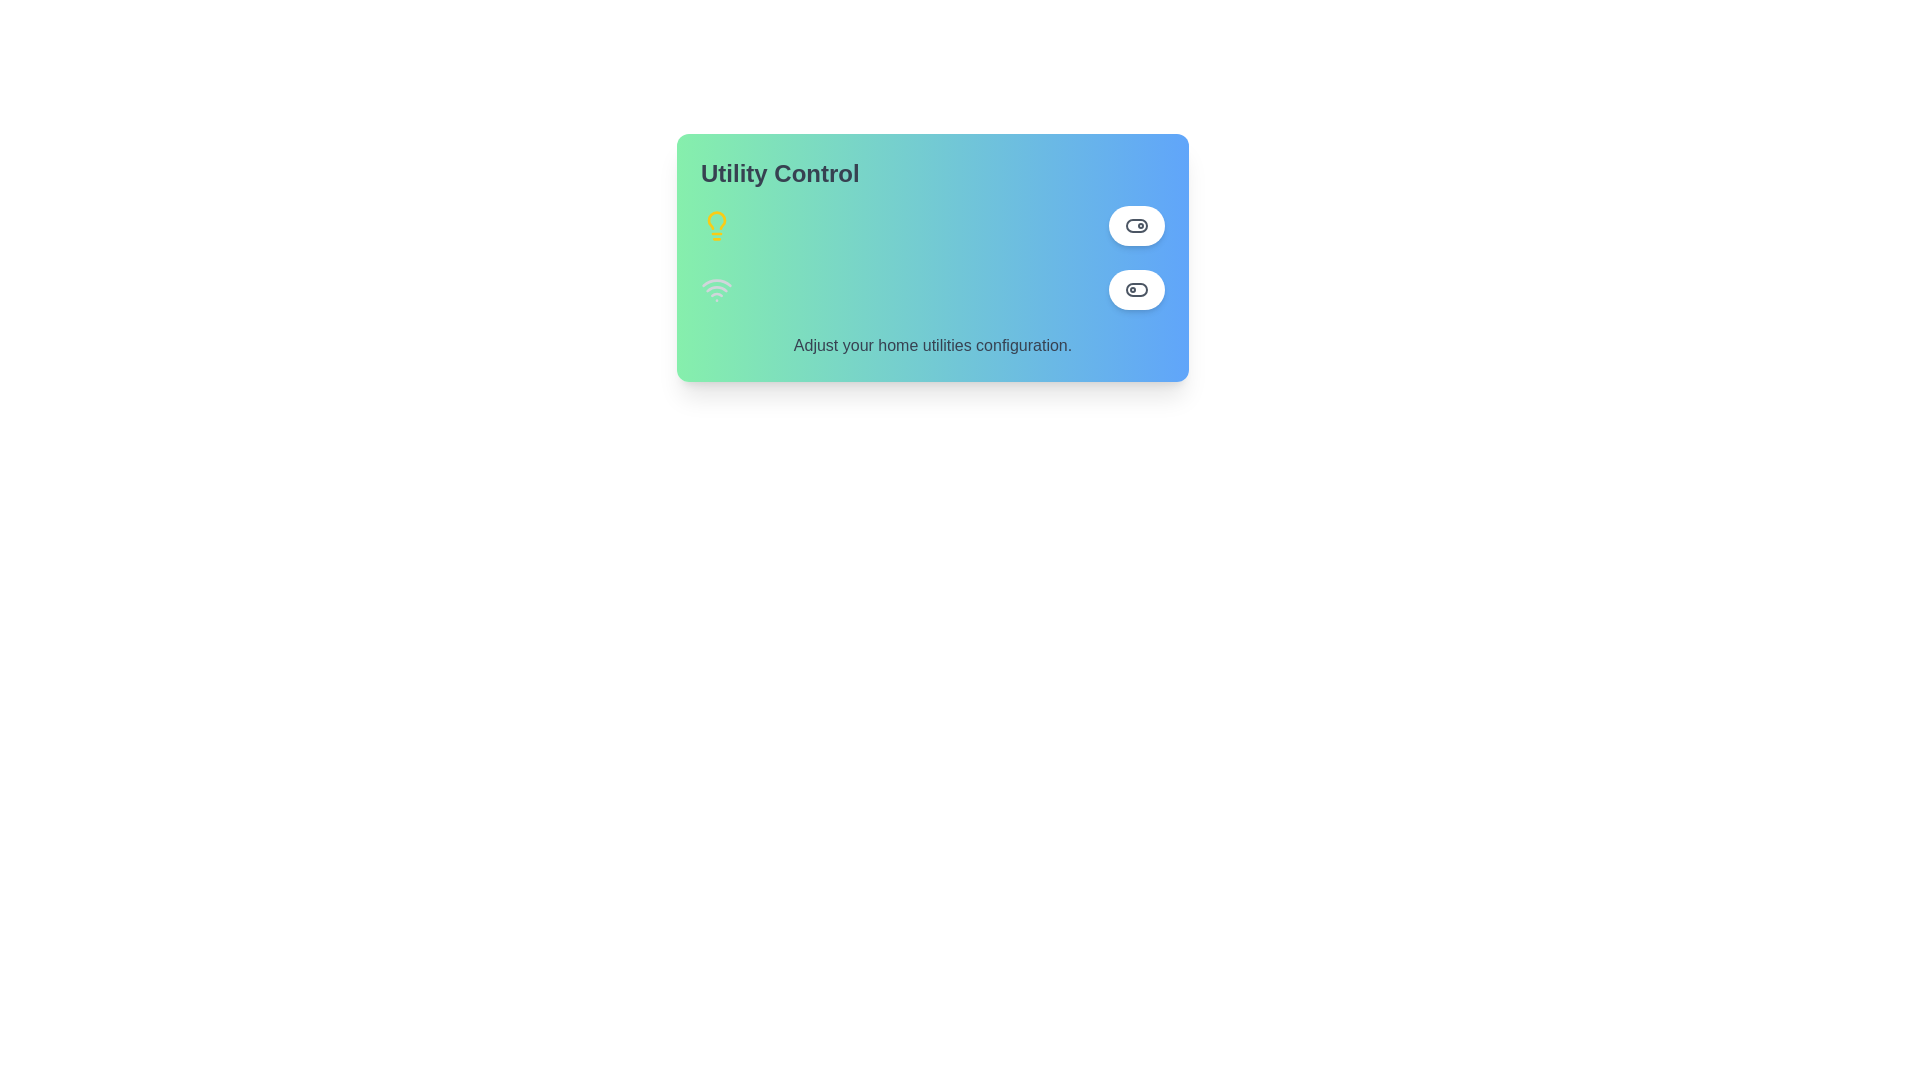 The width and height of the screenshot is (1920, 1080). Describe the element at coordinates (1137, 289) in the screenshot. I see `the second toggle switch in the 'Utility Control' section, which has a white rounded-rectangle background and a black circle, to change its state` at that location.